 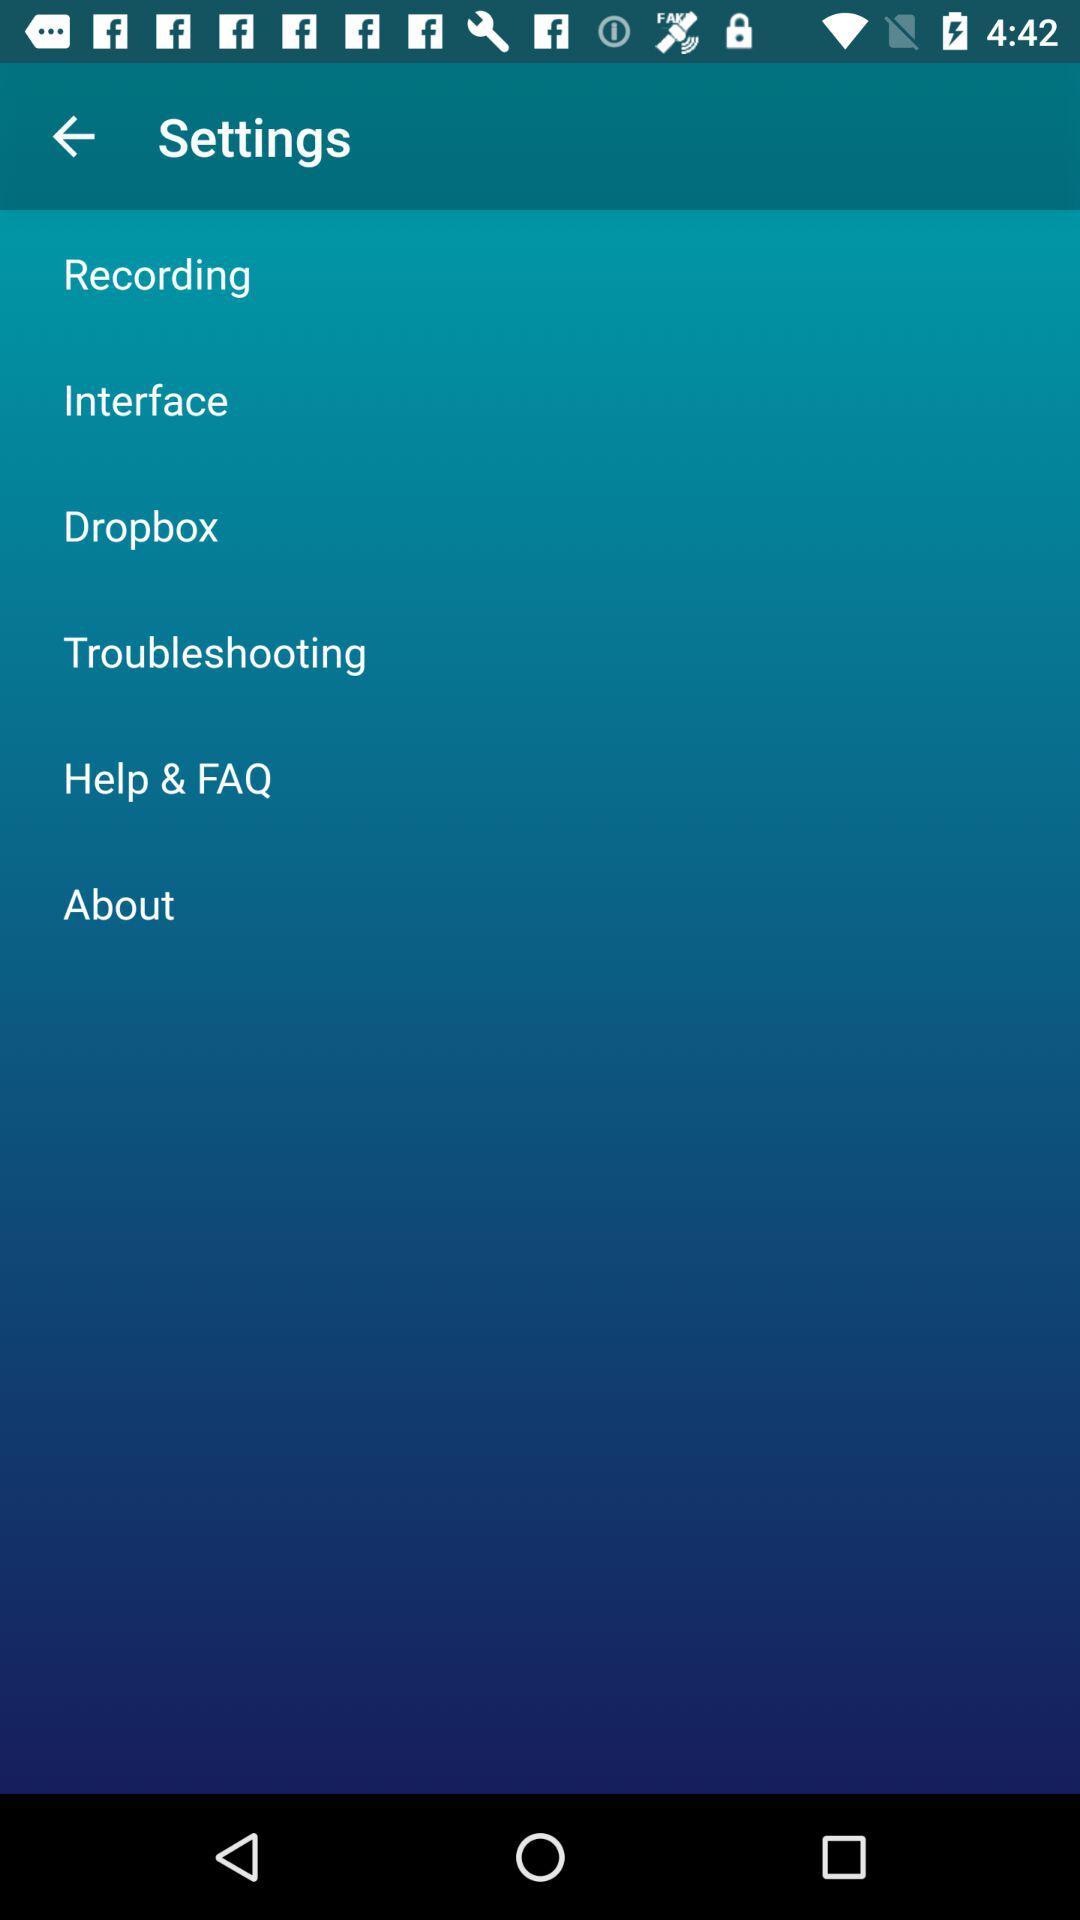 I want to click on the icon below troubleshooting icon, so click(x=167, y=776).